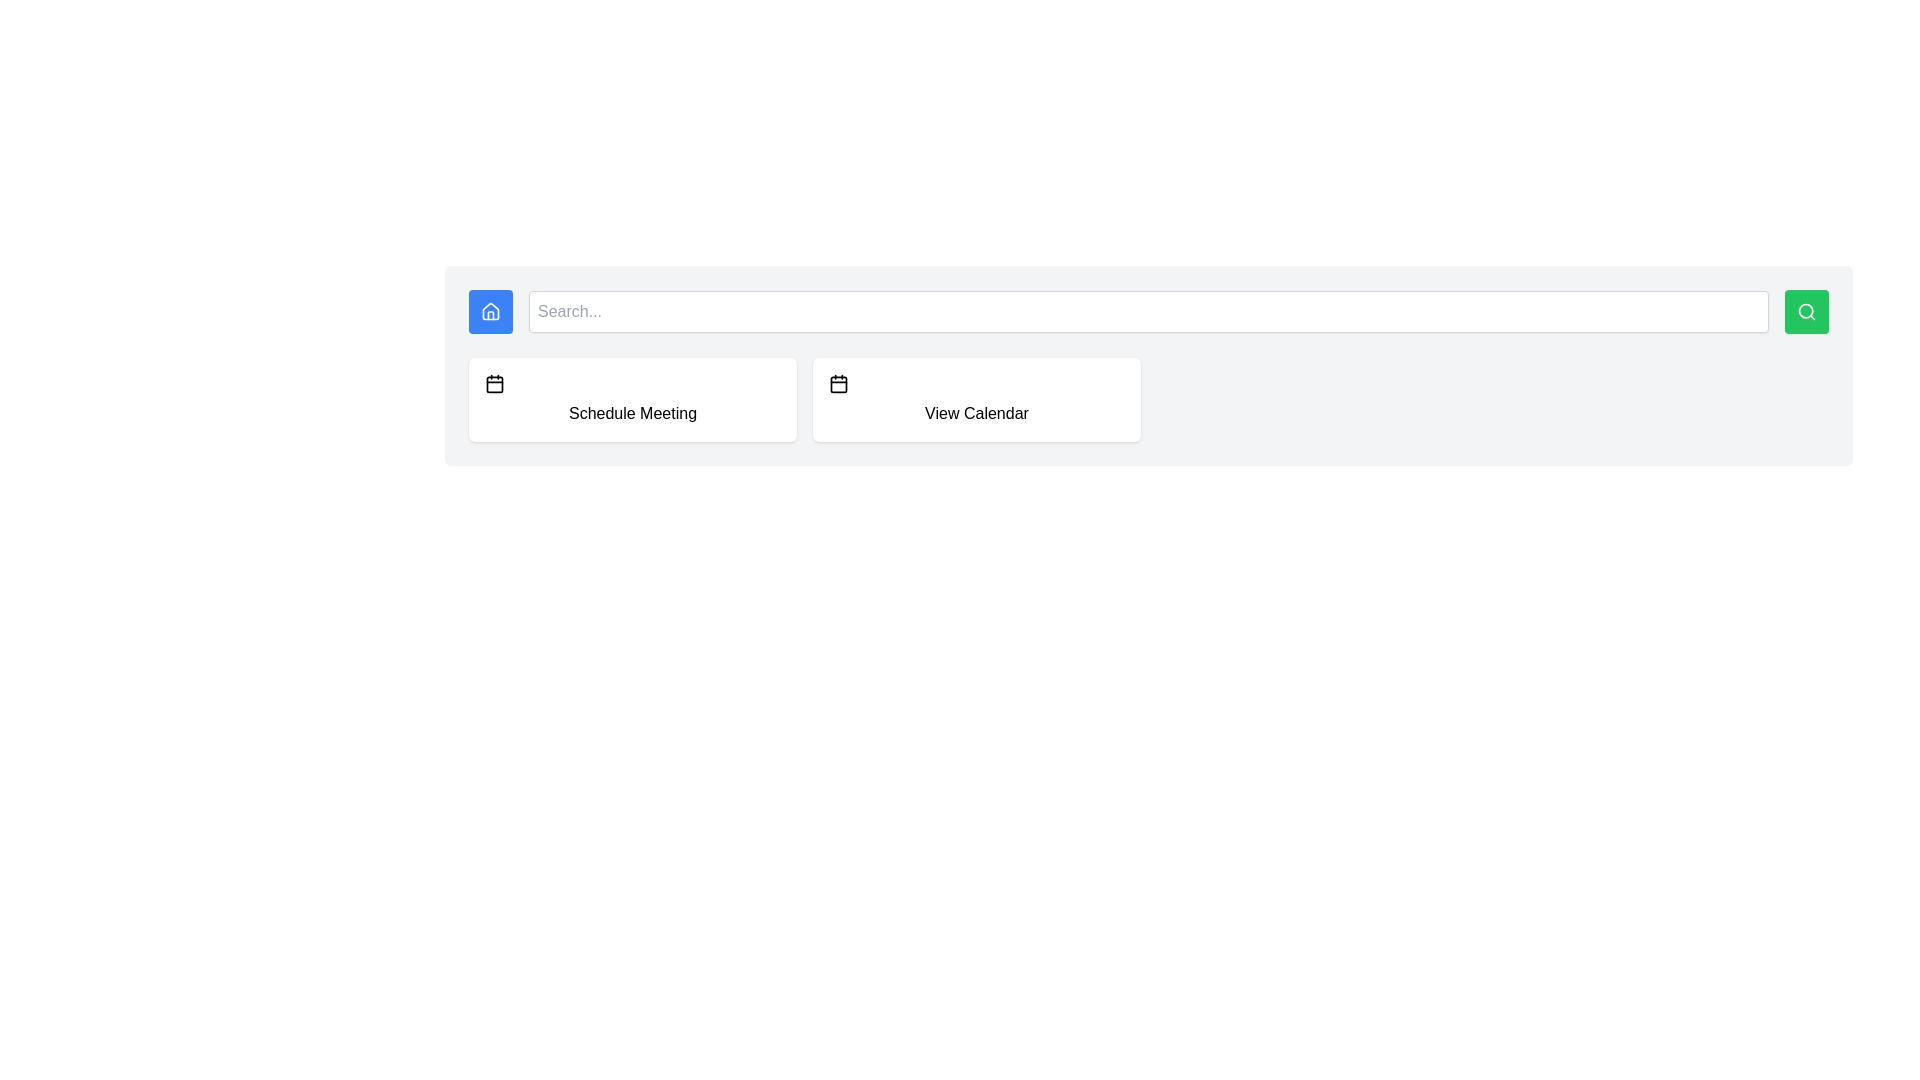  What do you see at coordinates (490, 312) in the screenshot?
I see `the blue square button with a house icon and white outline located at the top-left corner of the interface` at bounding box center [490, 312].